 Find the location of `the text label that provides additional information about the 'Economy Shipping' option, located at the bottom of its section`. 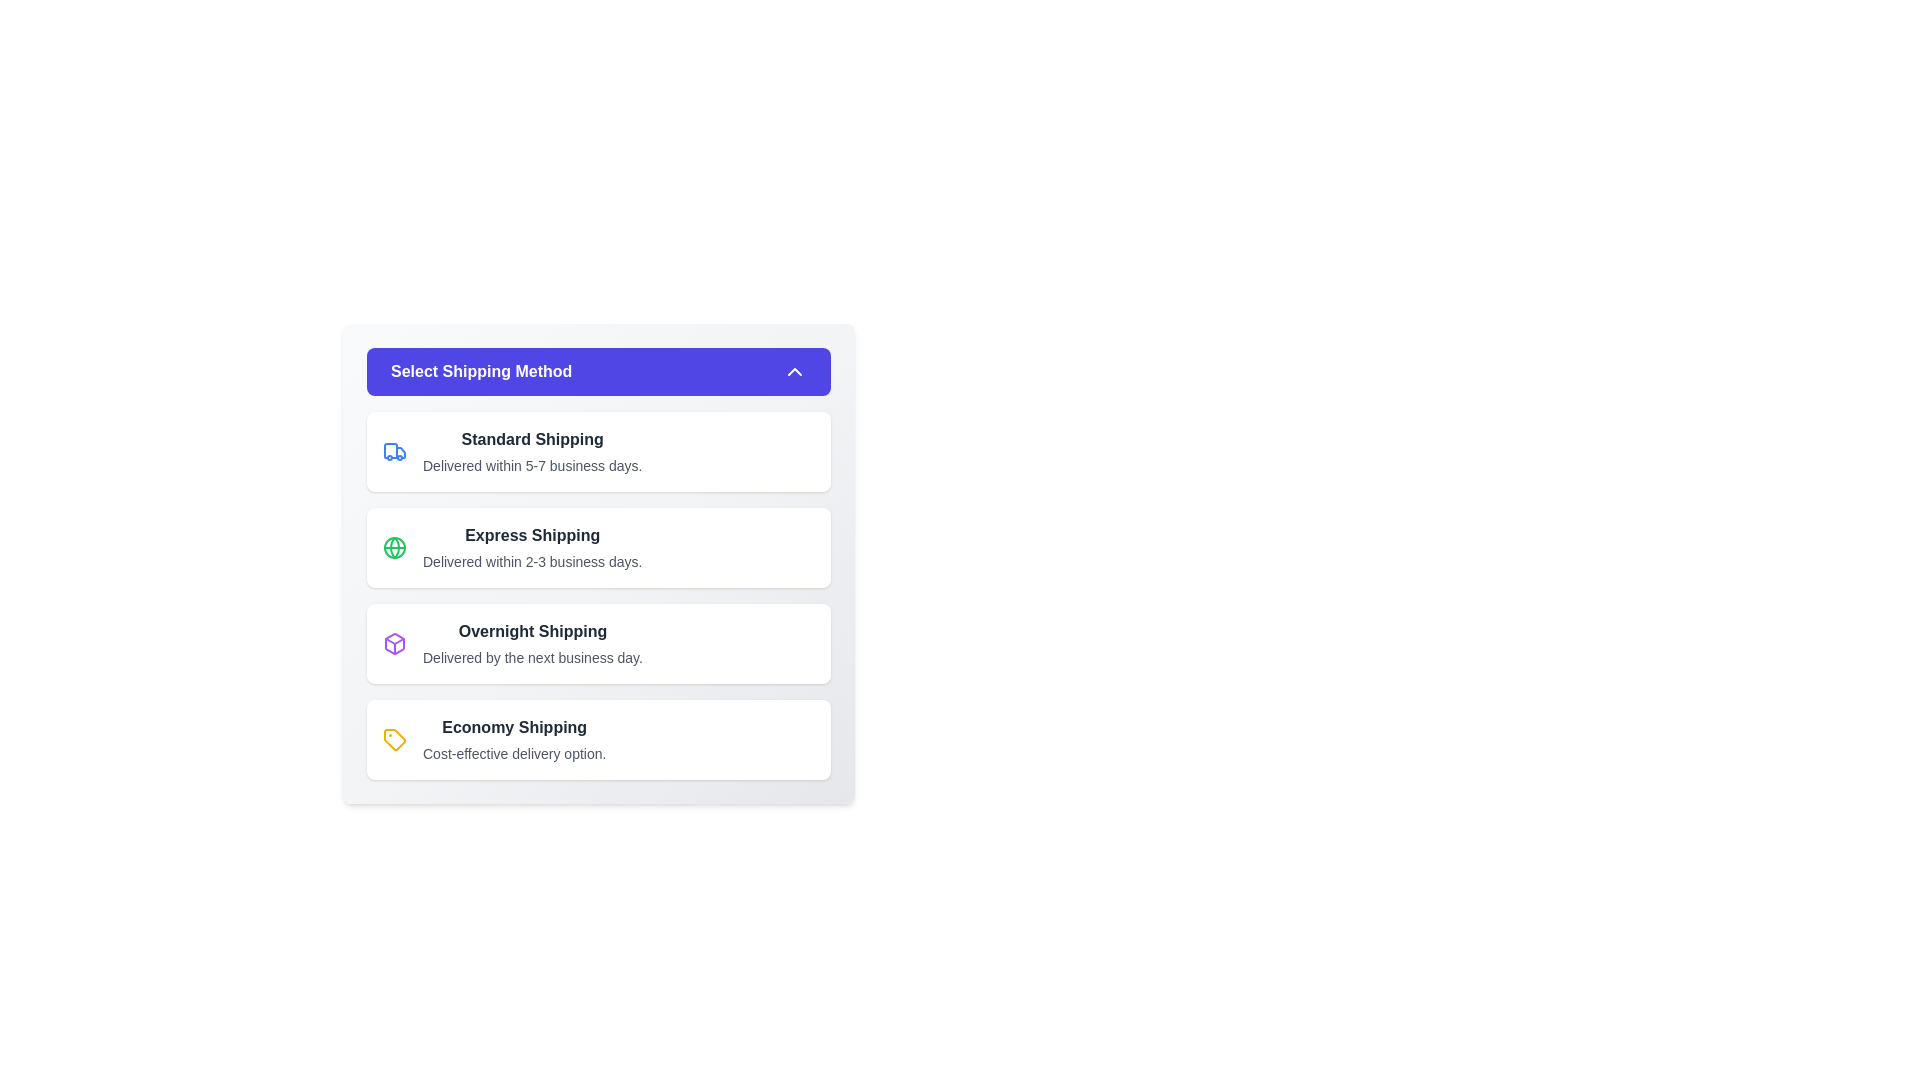

the text label that provides additional information about the 'Economy Shipping' option, located at the bottom of its section is located at coordinates (514, 753).